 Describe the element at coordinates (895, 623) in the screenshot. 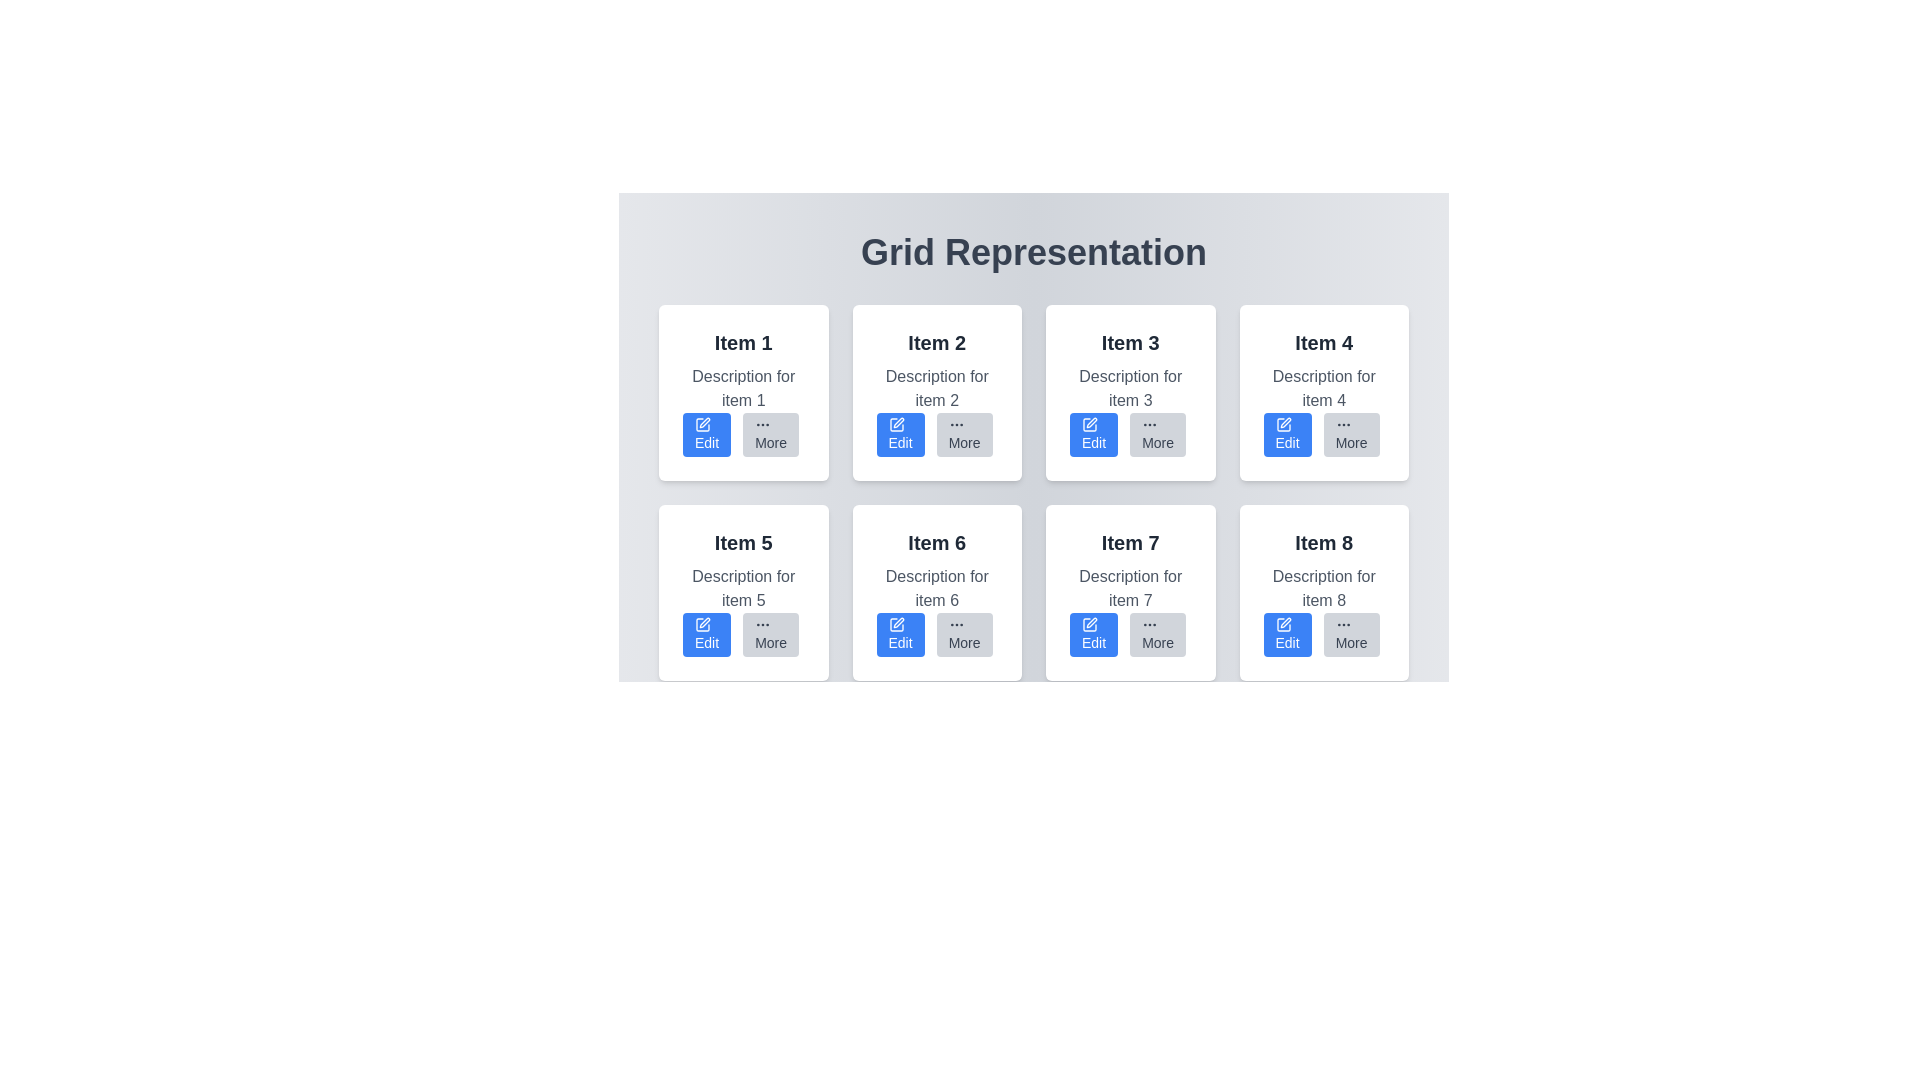

I see `the 'edit' action icon located inside the blue button labeled 'Edit', positioned in the sixth item of the grid layout` at that location.